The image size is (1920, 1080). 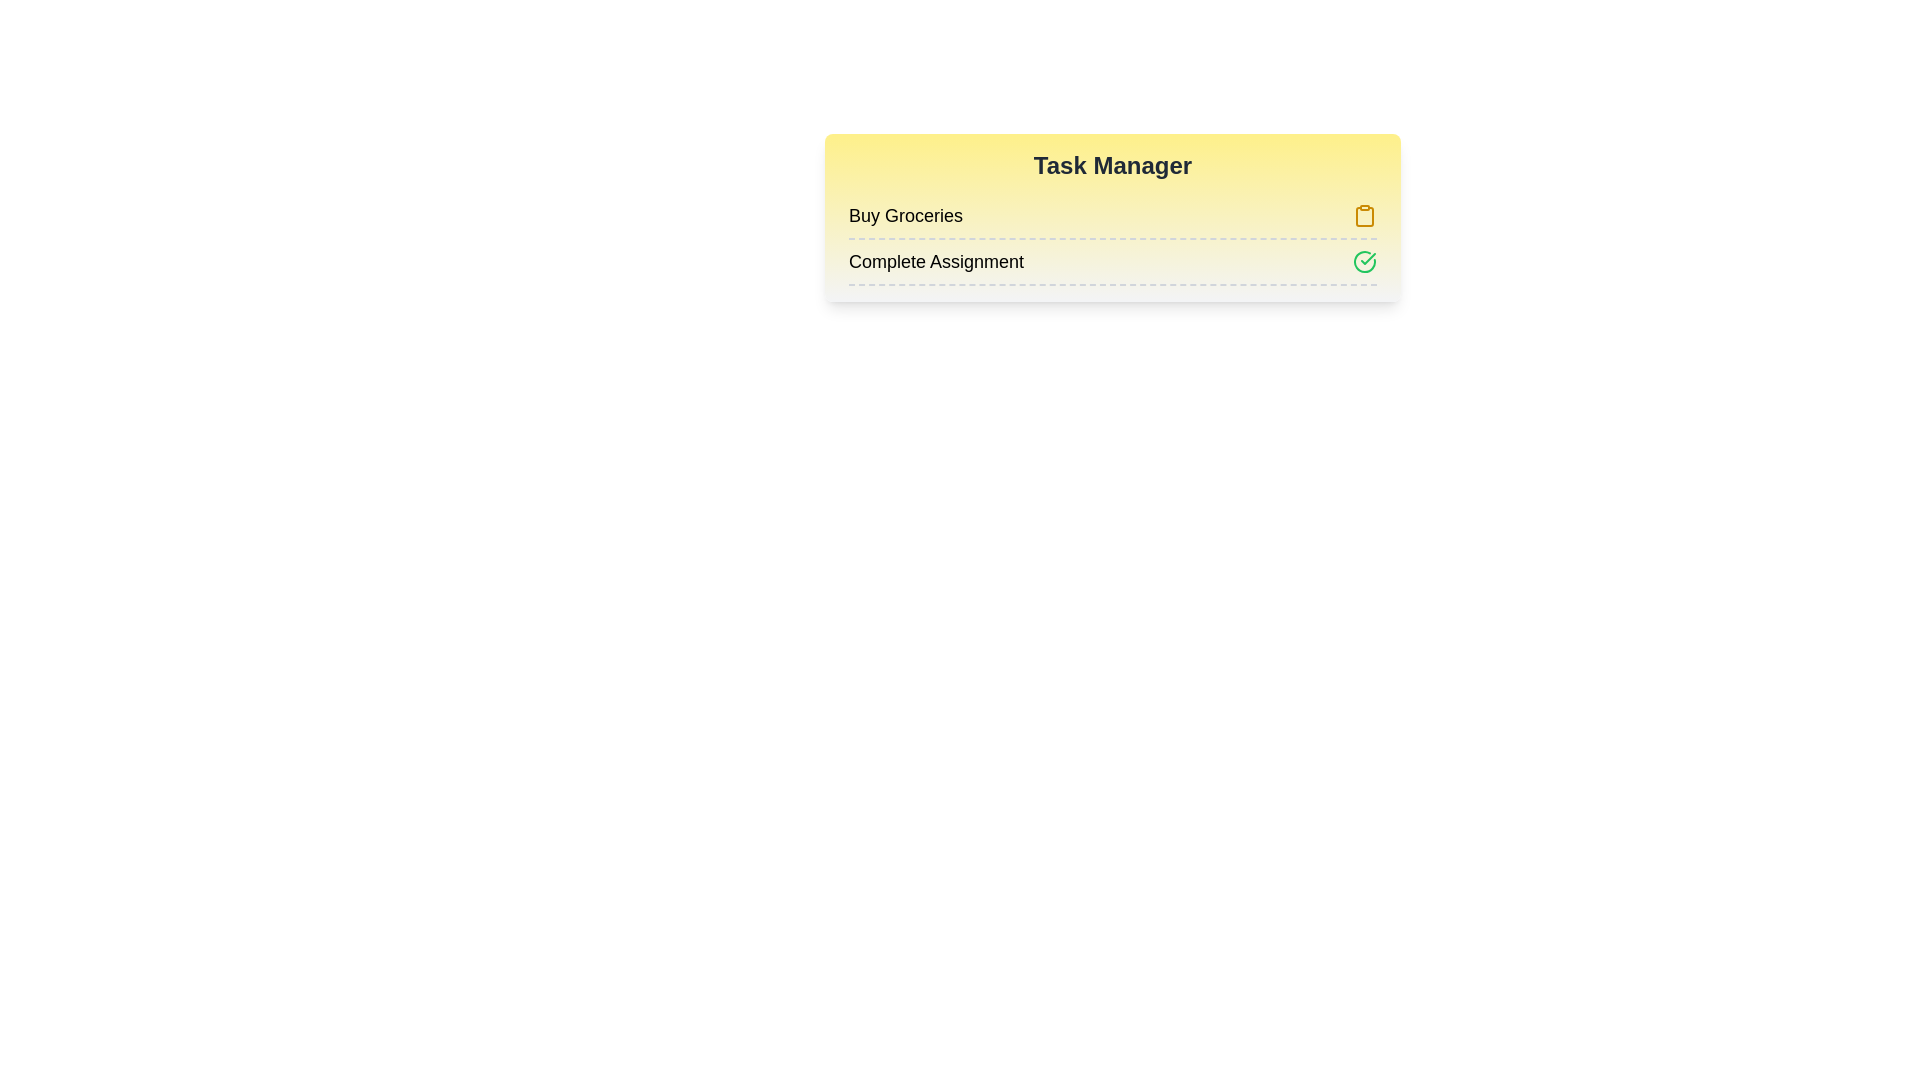 What do you see at coordinates (1363, 216) in the screenshot?
I see `the decorative clipboard icon component in the task manager interface, located to the right of the 'Task Manager' heading` at bounding box center [1363, 216].